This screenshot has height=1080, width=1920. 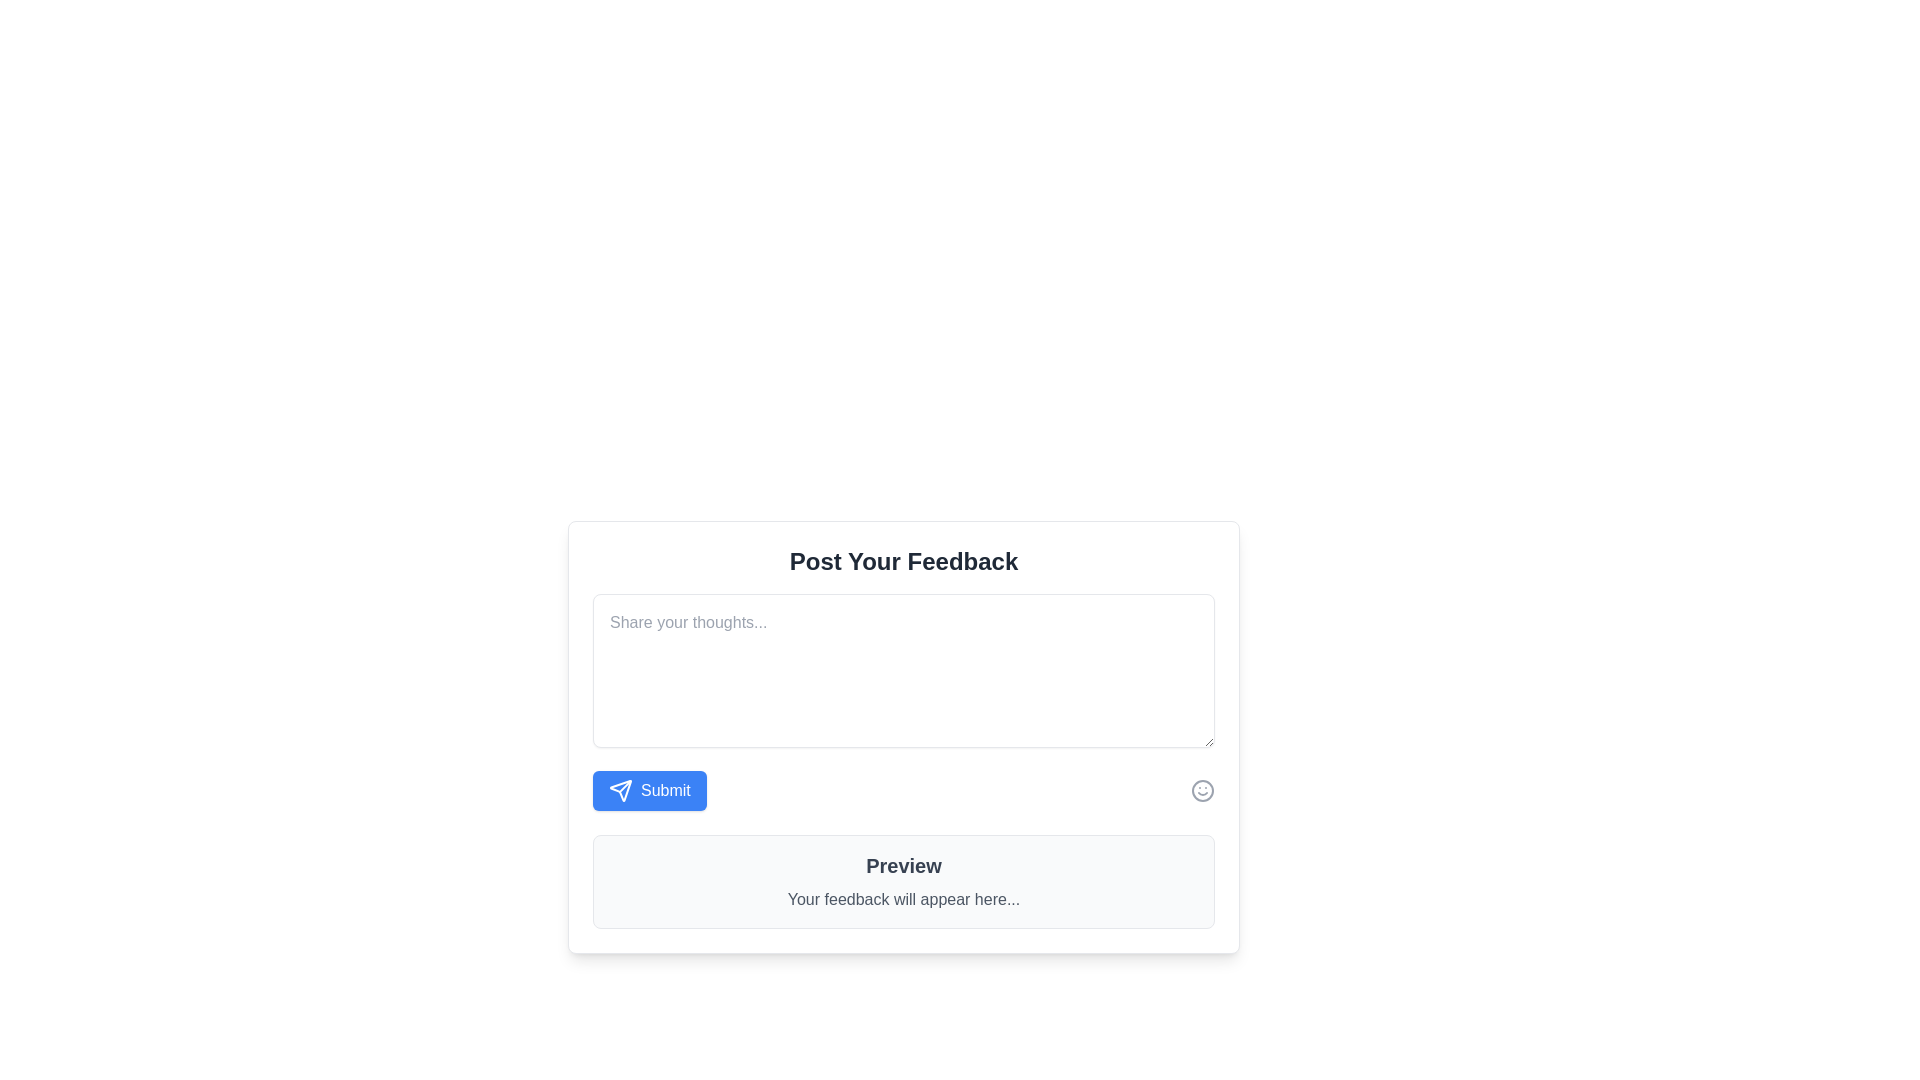 What do you see at coordinates (902, 562) in the screenshot?
I see `the bold header text 'Post Your Feedback' at the top of the feedback submission section, which is visually prominent and centered` at bounding box center [902, 562].